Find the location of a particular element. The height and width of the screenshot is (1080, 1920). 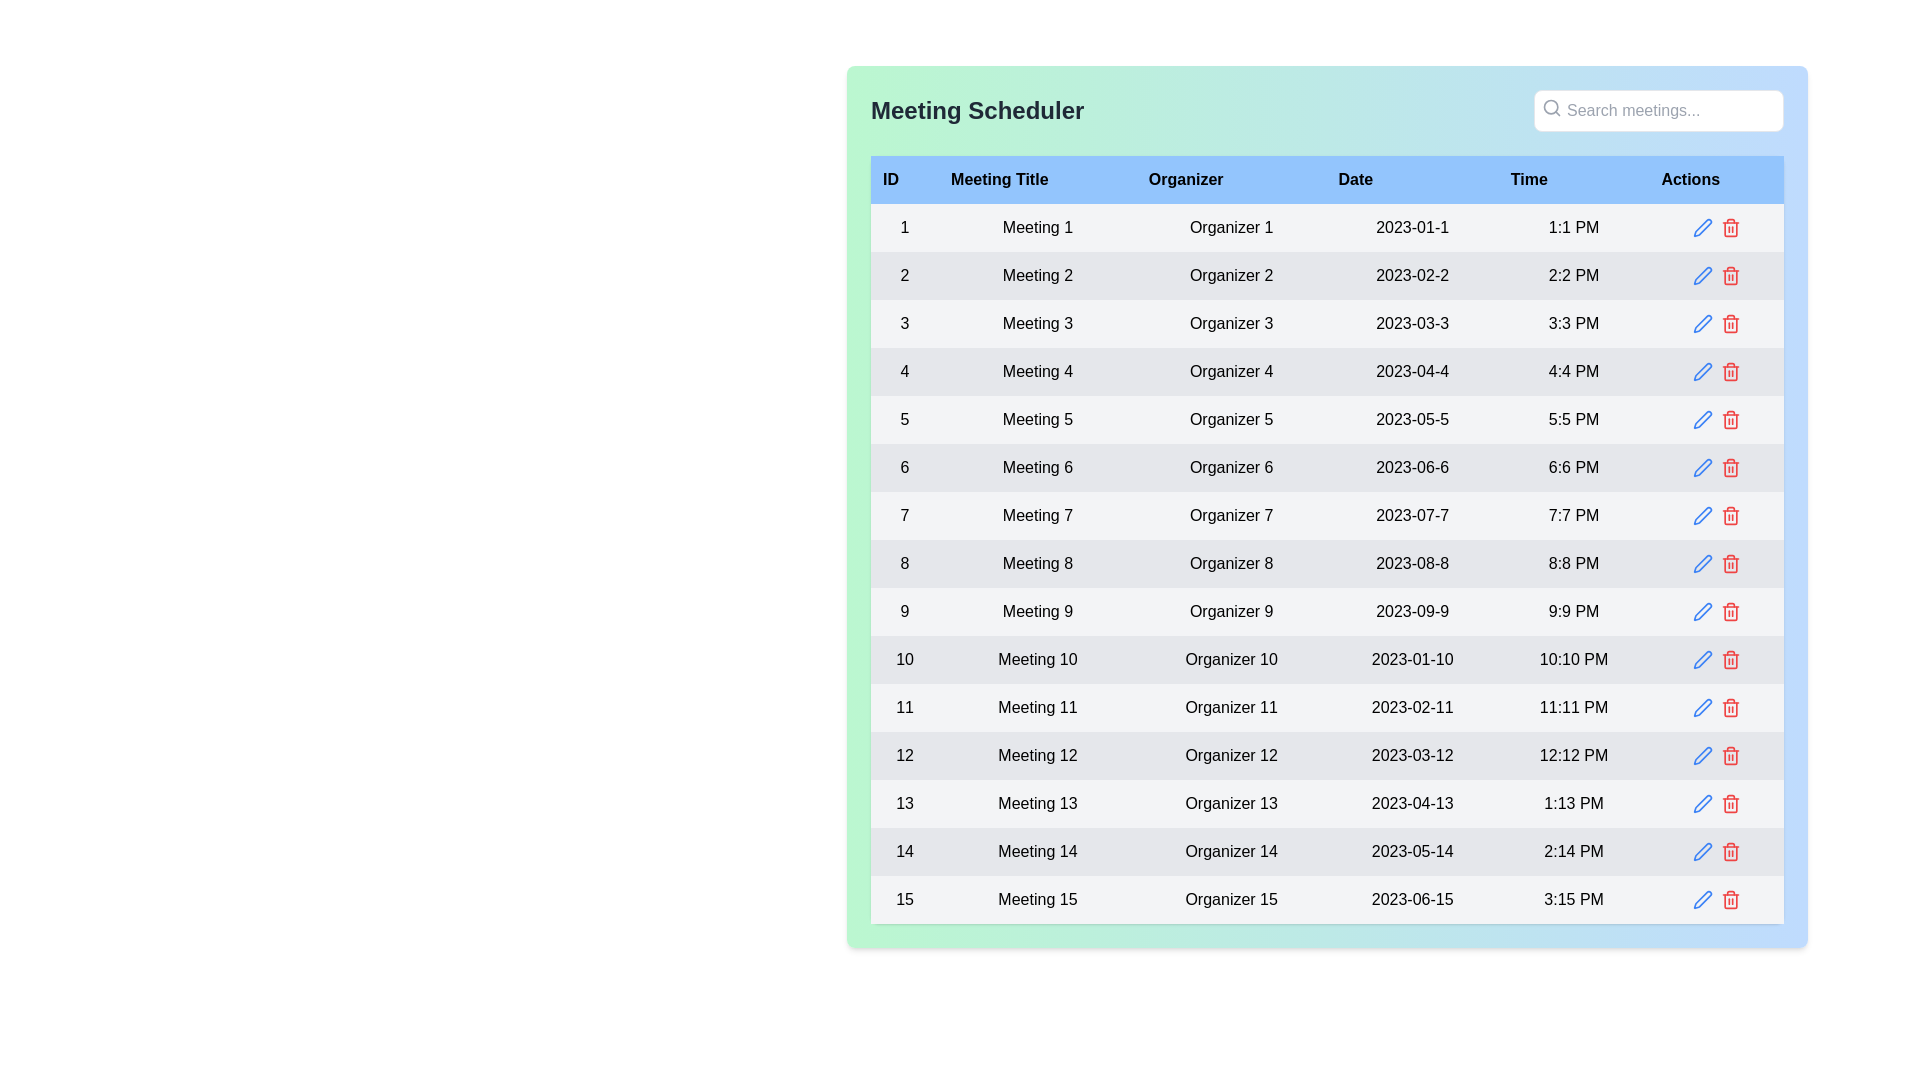

the red delete icon (trash can) within the Group of interactive links for the meeting entry titled 'Meeting 2' scheduled for '2023-02-22, 2:2 PM' in the Actions column of the second row is located at coordinates (1715, 276).